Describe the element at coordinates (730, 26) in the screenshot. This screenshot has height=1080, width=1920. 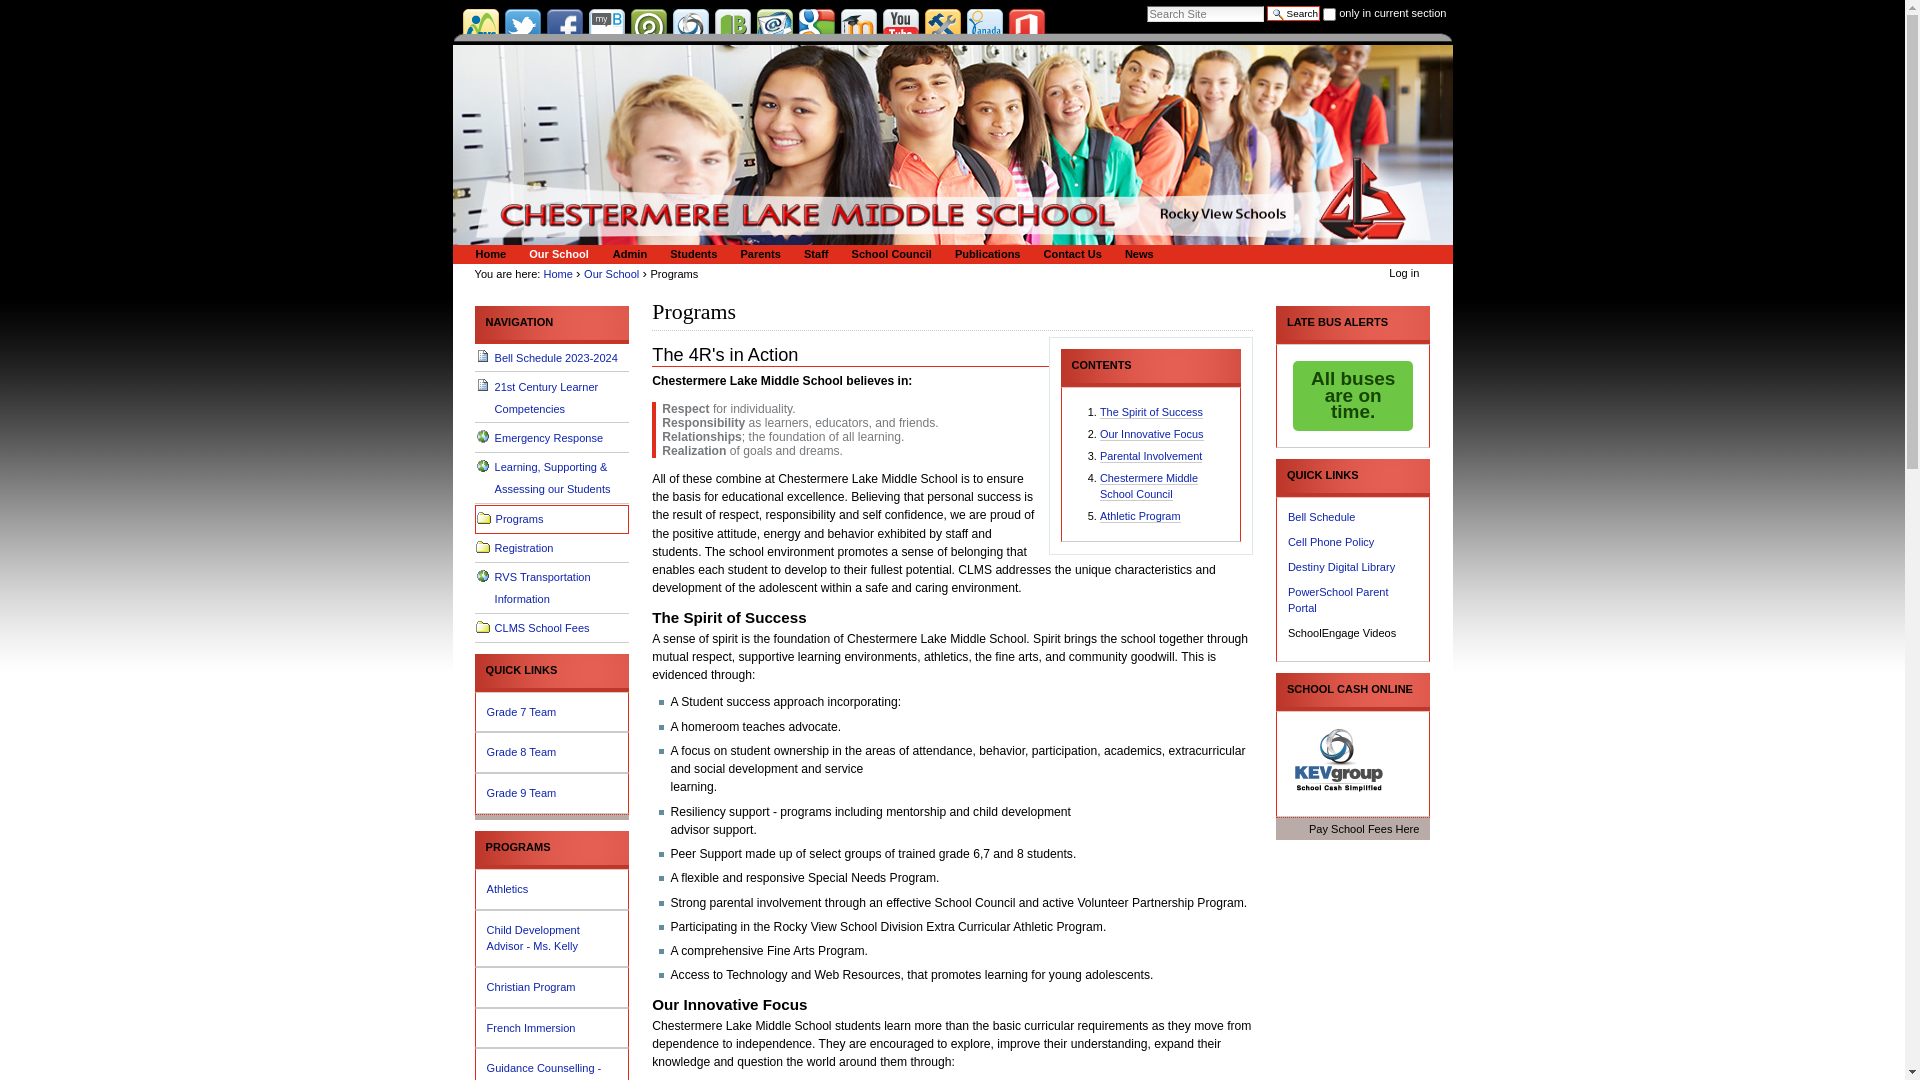
I see `'Bibliovation'` at that location.